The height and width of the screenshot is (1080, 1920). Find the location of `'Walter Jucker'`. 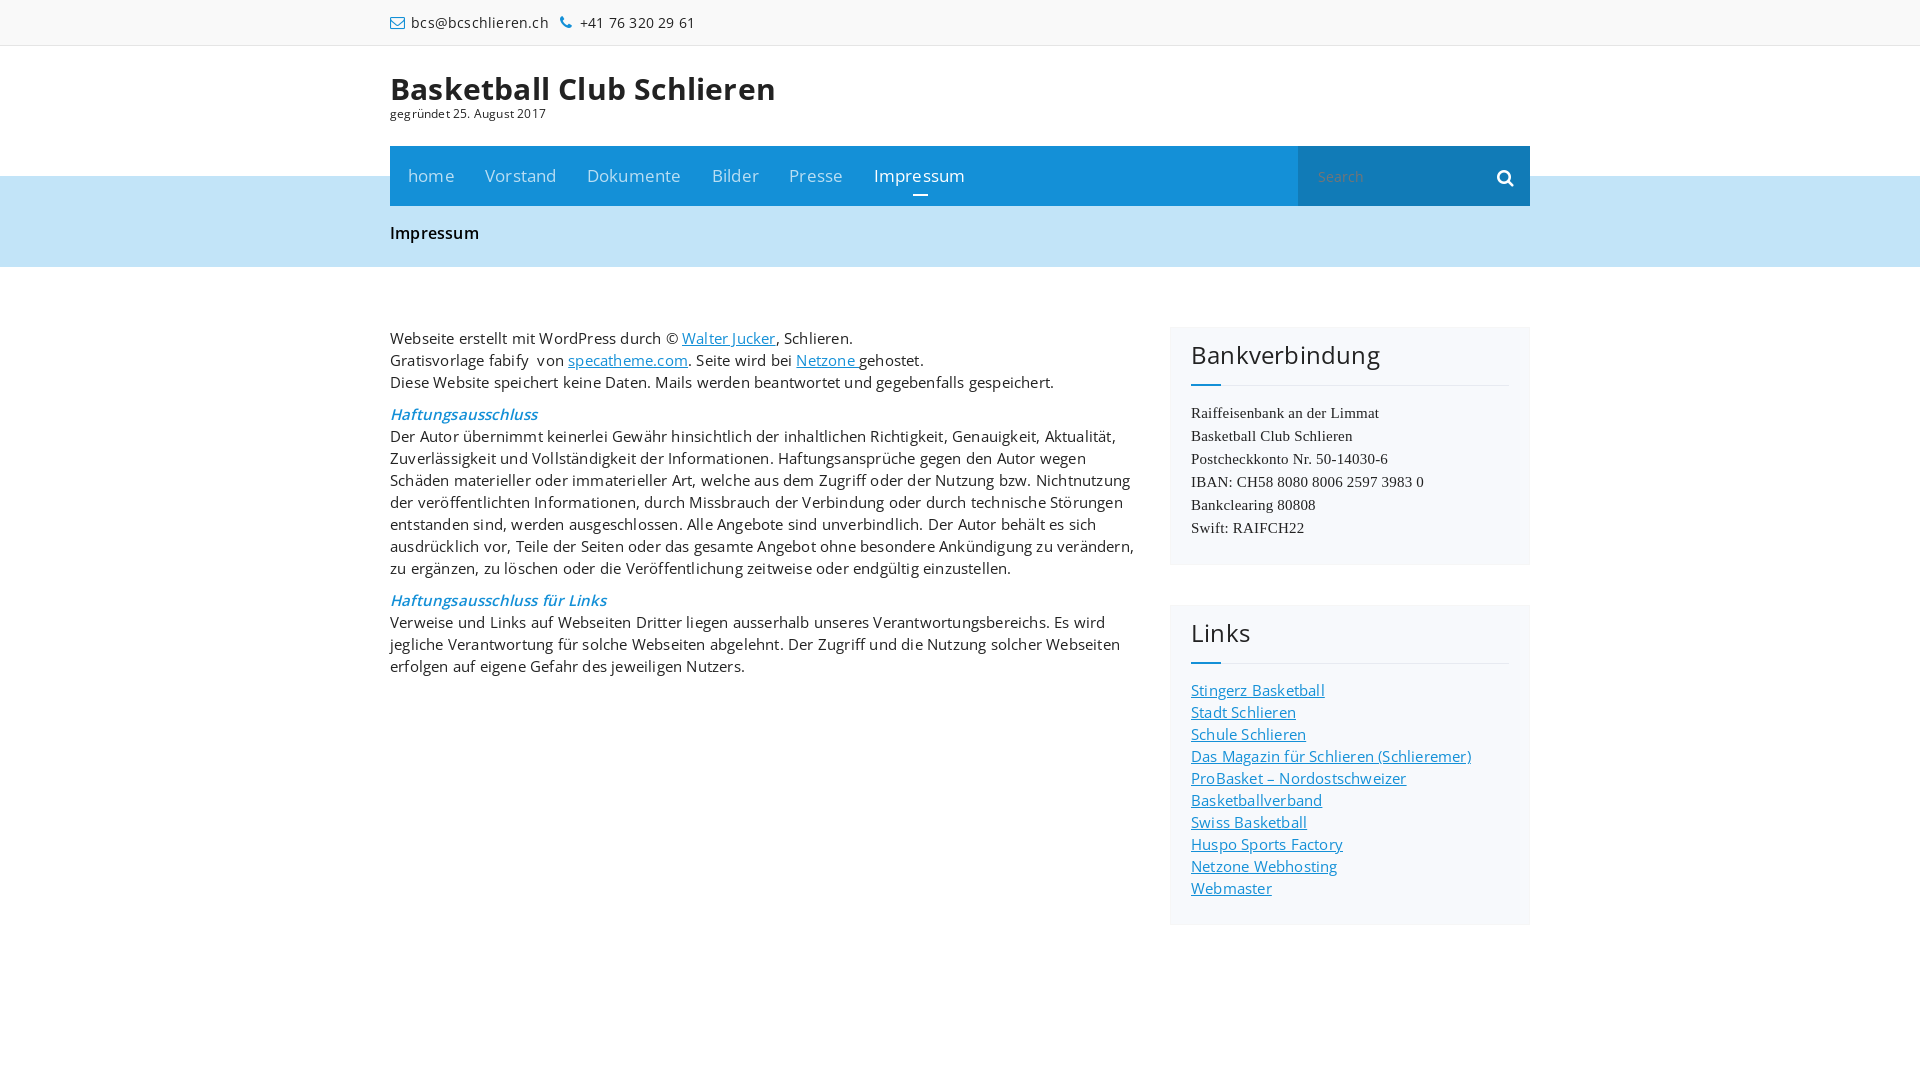

'Walter Jucker' is located at coordinates (728, 337).